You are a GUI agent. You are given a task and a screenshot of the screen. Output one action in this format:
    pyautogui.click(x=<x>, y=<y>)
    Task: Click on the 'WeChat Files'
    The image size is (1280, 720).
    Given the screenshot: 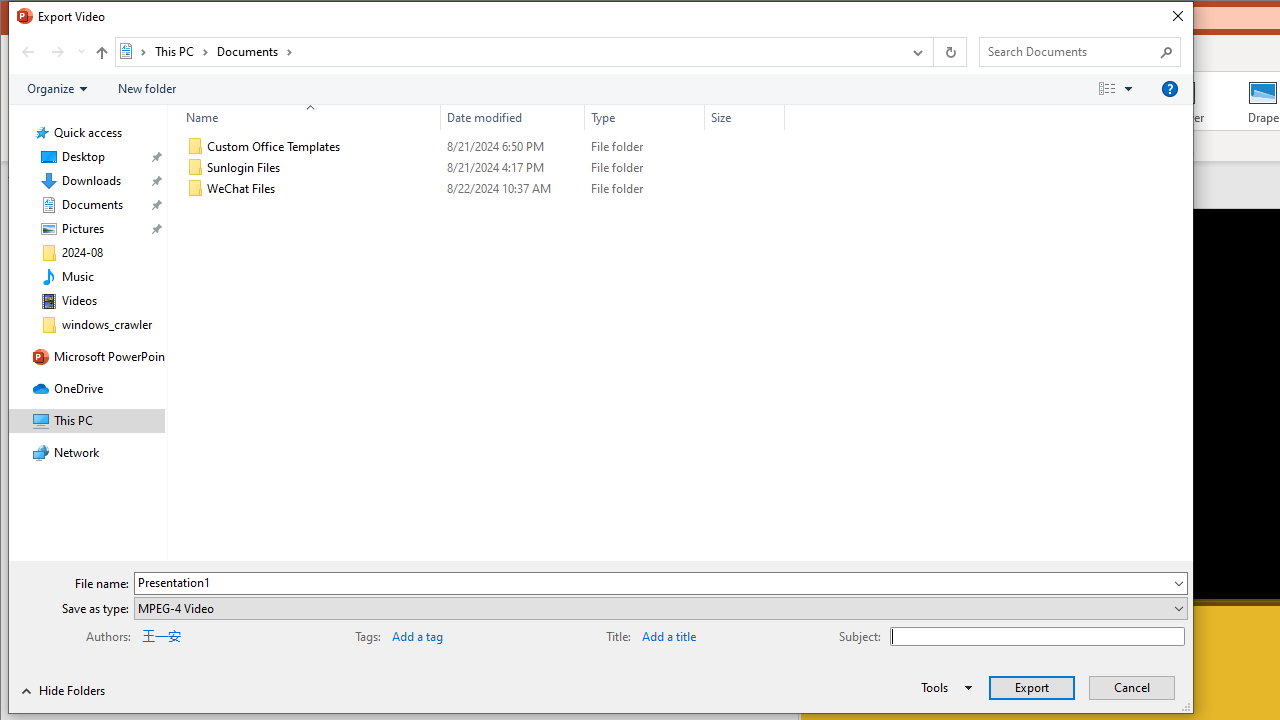 What is the action you would take?
    pyautogui.click(x=481, y=189)
    